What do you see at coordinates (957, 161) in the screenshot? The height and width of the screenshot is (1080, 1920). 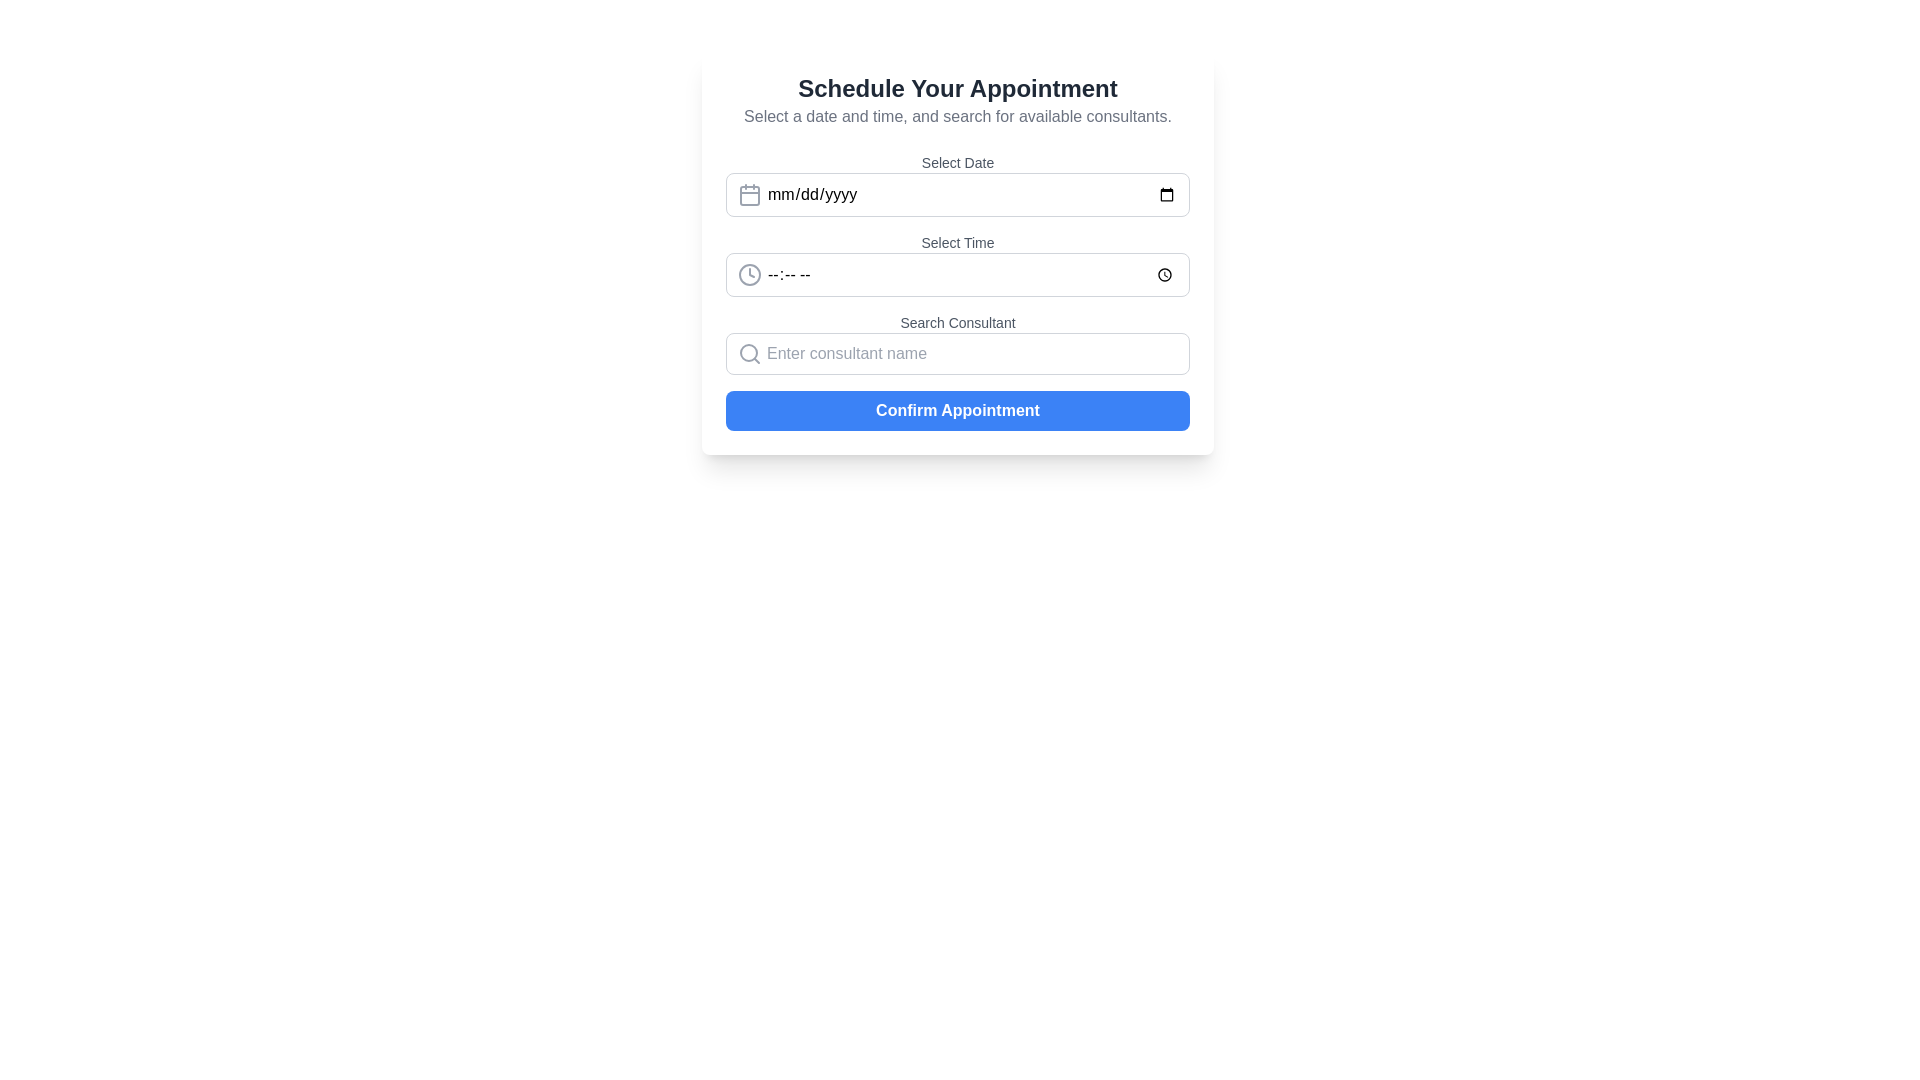 I see `the 'Select Date' text label which is positioned above the date input field in a gray color` at bounding box center [957, 161].